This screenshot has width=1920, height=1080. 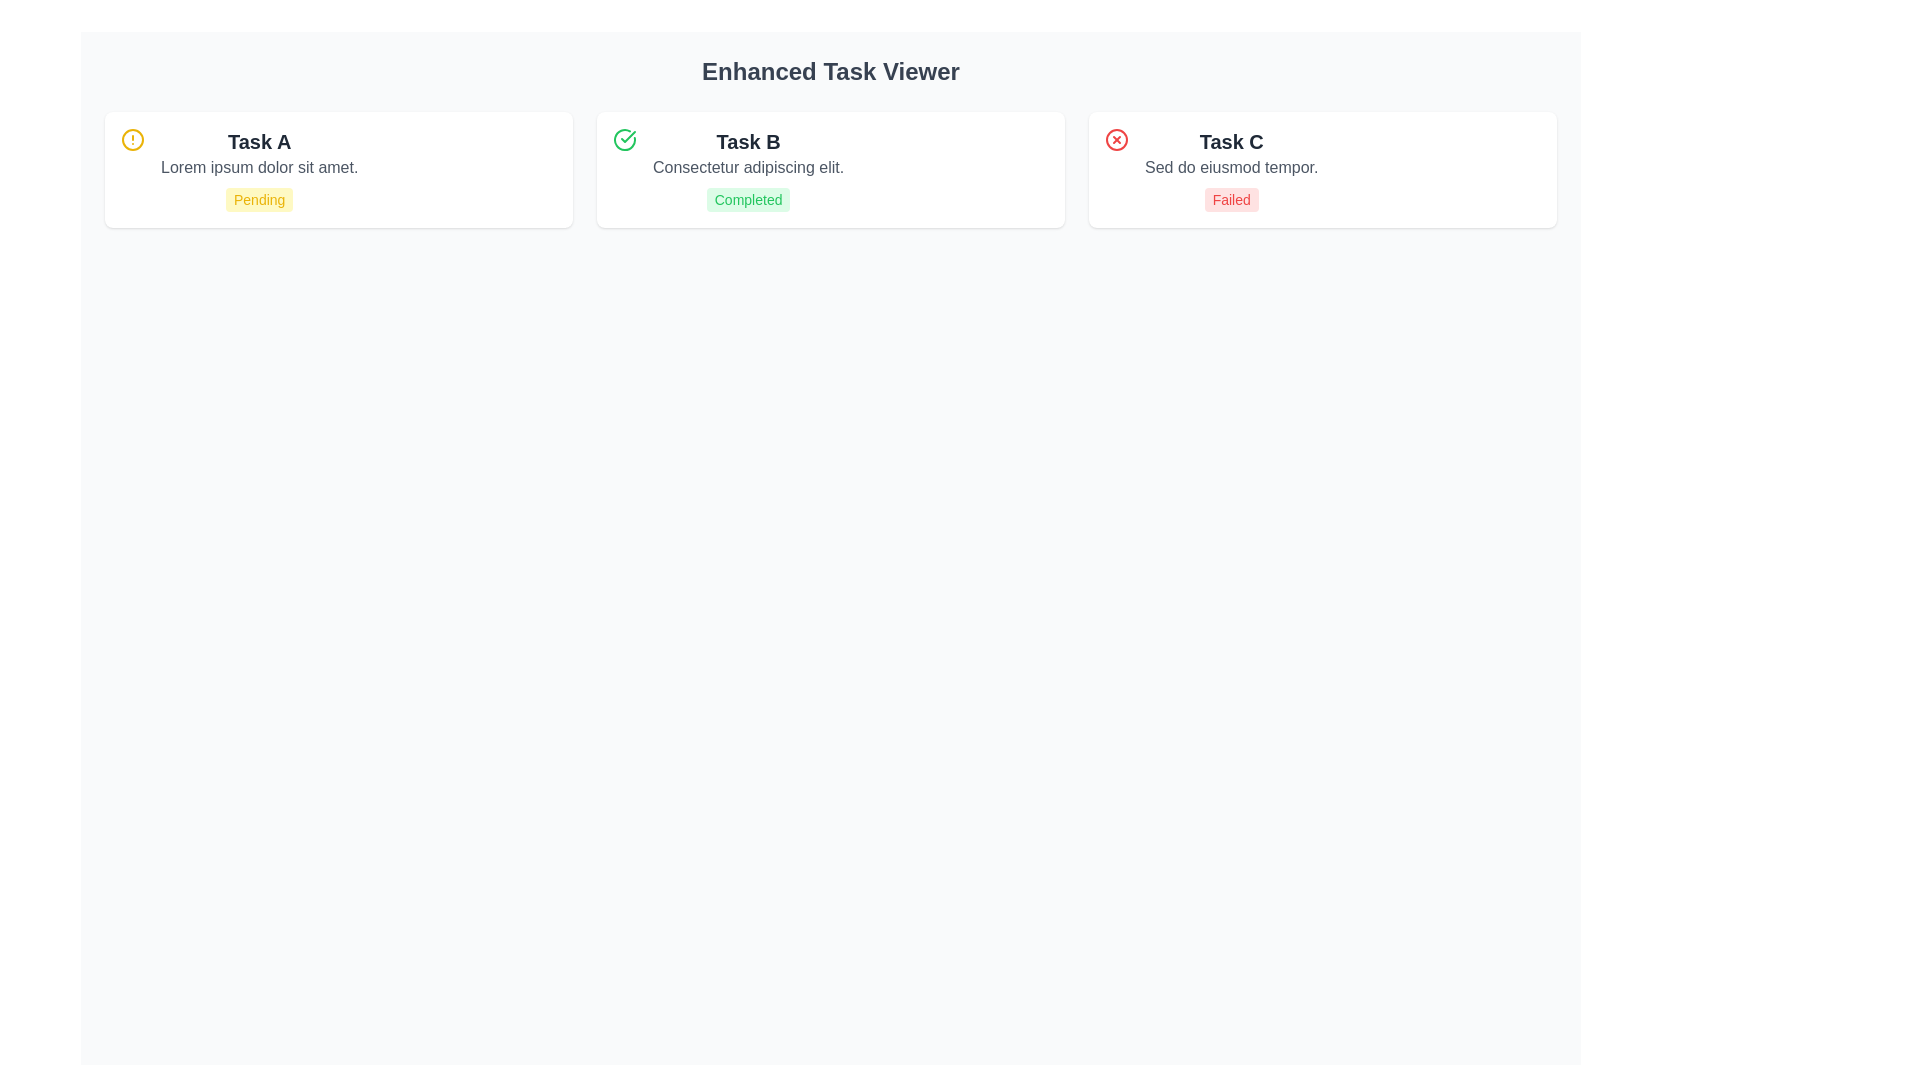 What do you see at coordinates (623, 138) in the screenshot?
I see `the completion icon located at the top-left corner of the 'Task B' card, before the task title text` at bounding box center [623, 138].